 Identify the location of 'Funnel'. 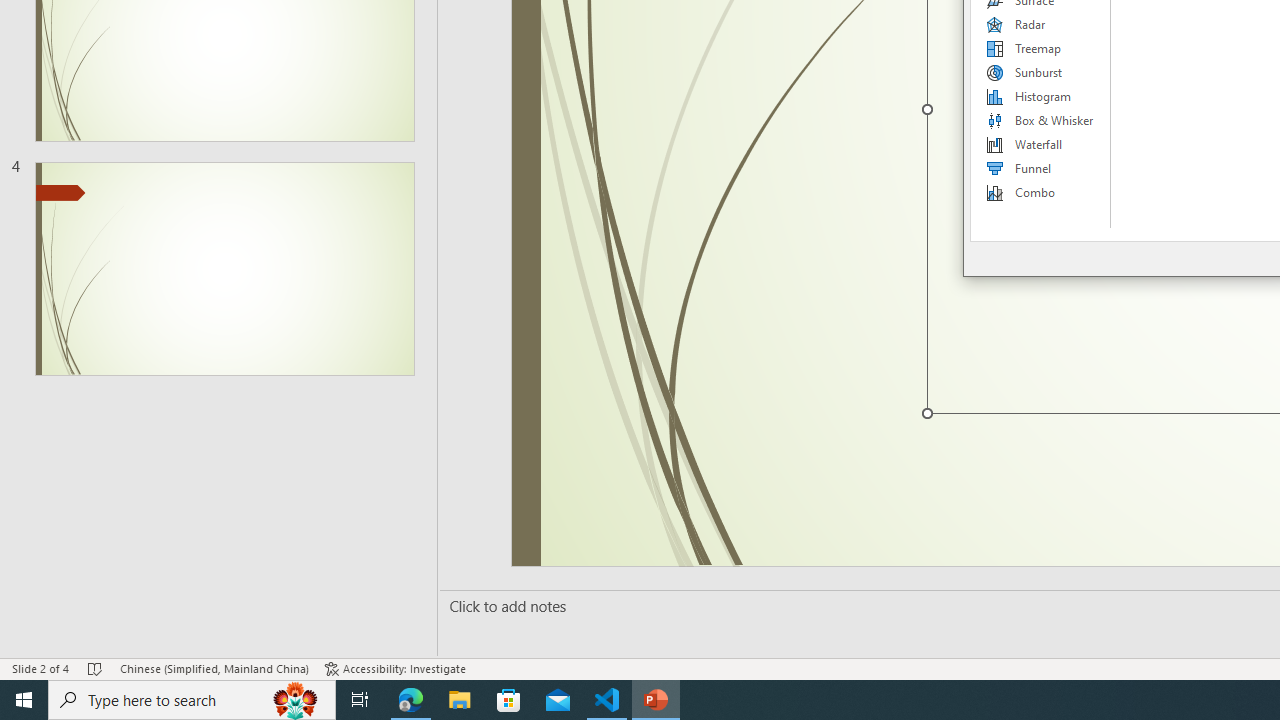
(1040, 167).